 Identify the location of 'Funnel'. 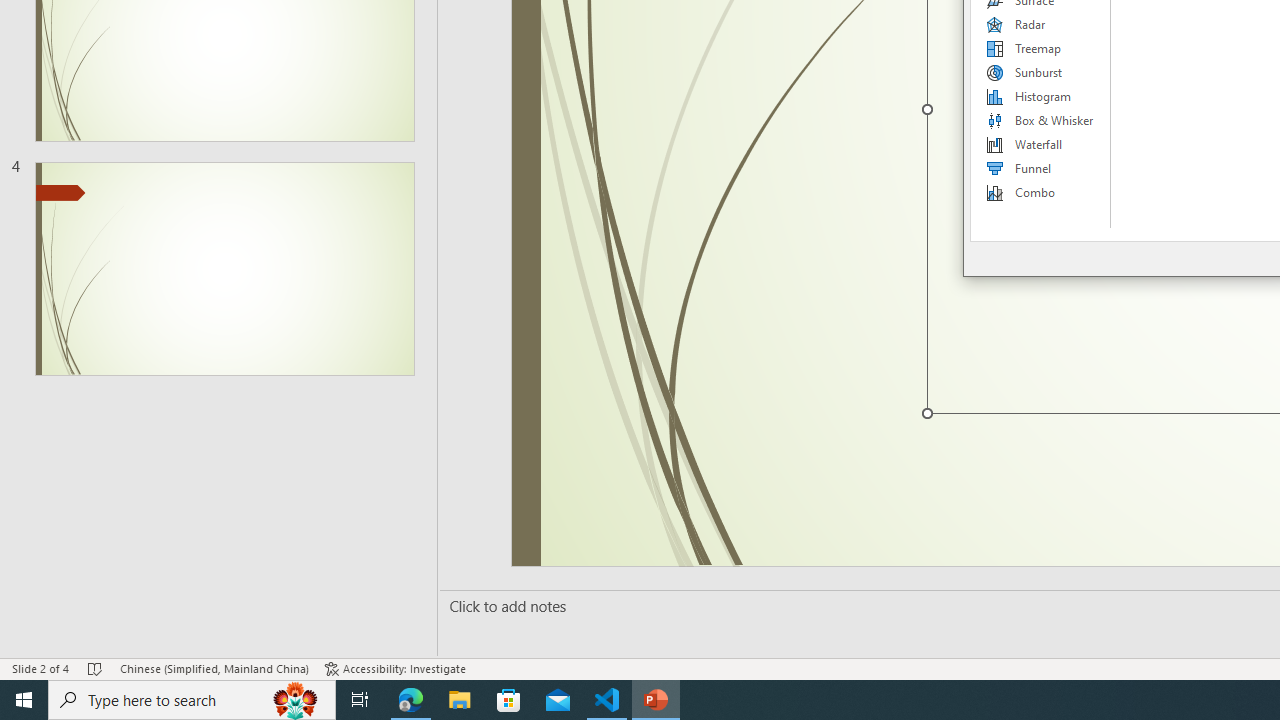
(1040, 167).